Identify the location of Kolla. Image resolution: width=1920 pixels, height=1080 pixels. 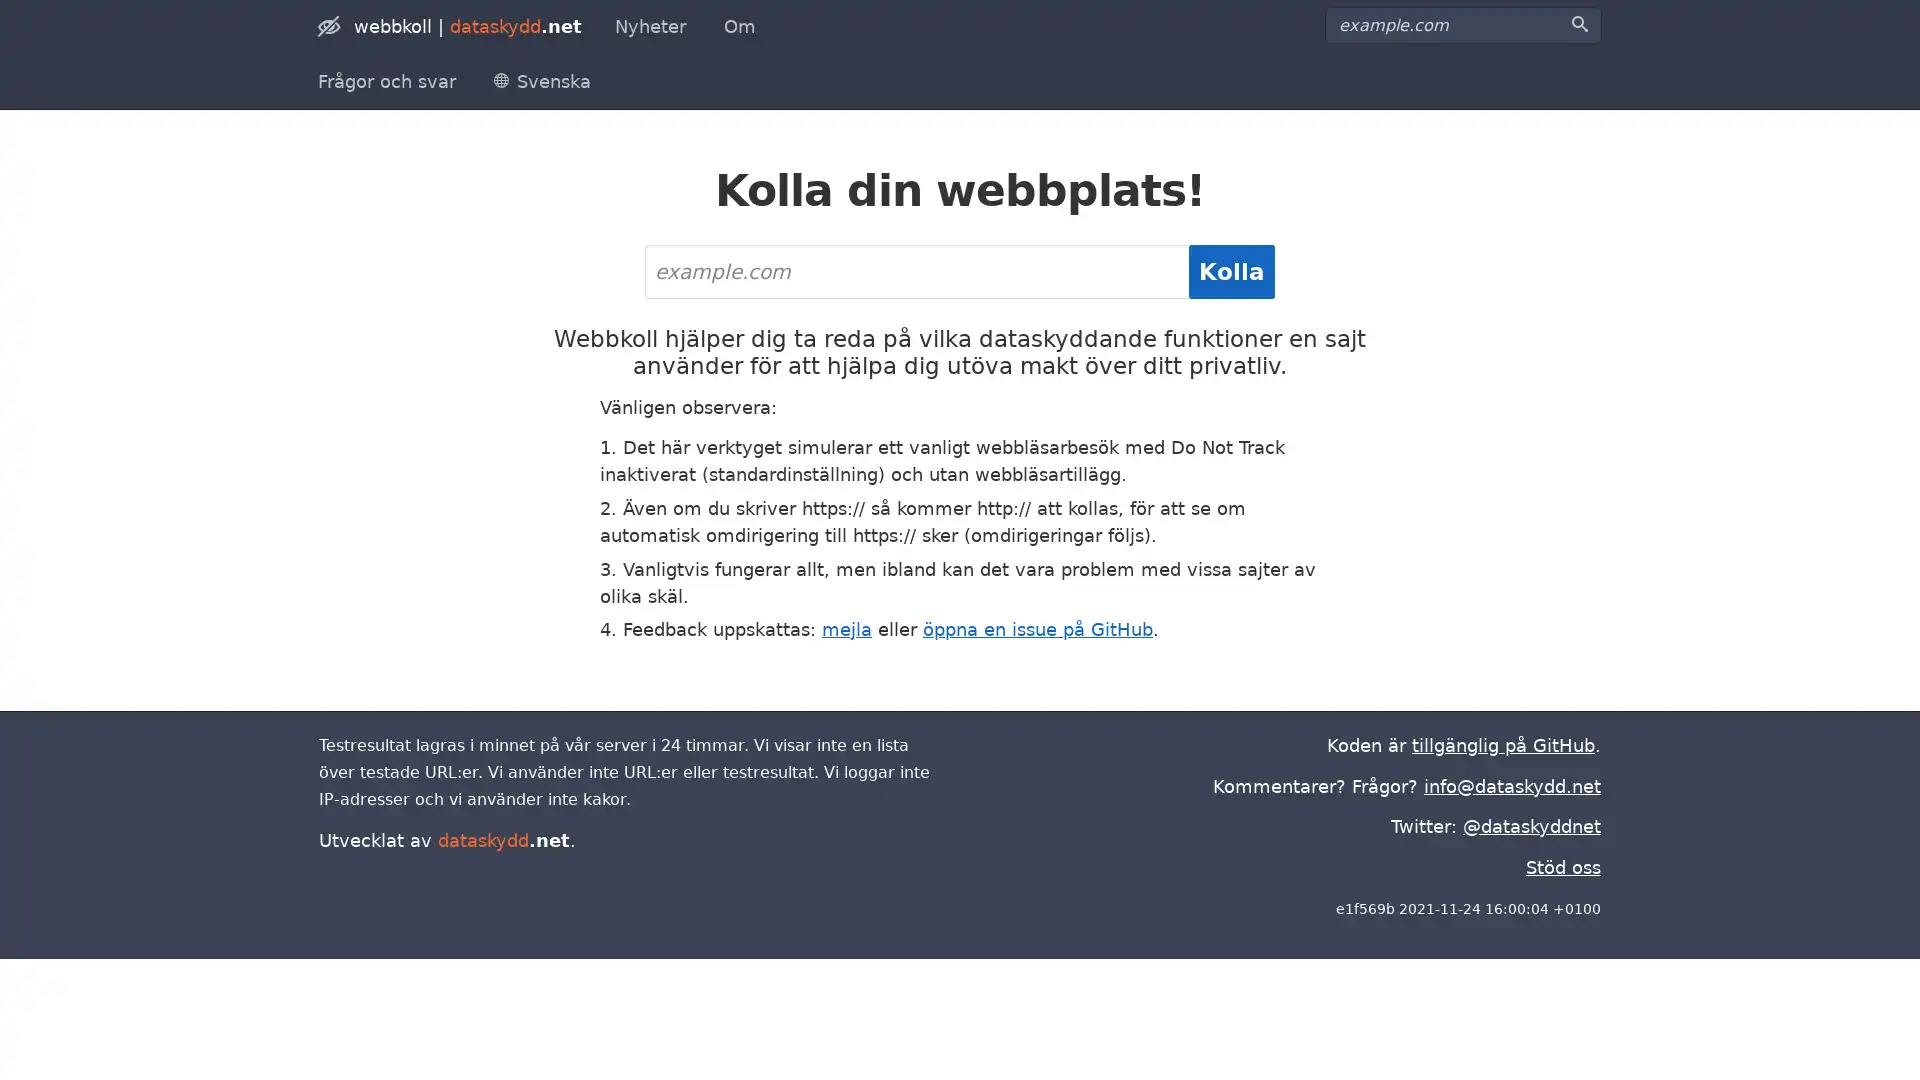
(1231, 272).